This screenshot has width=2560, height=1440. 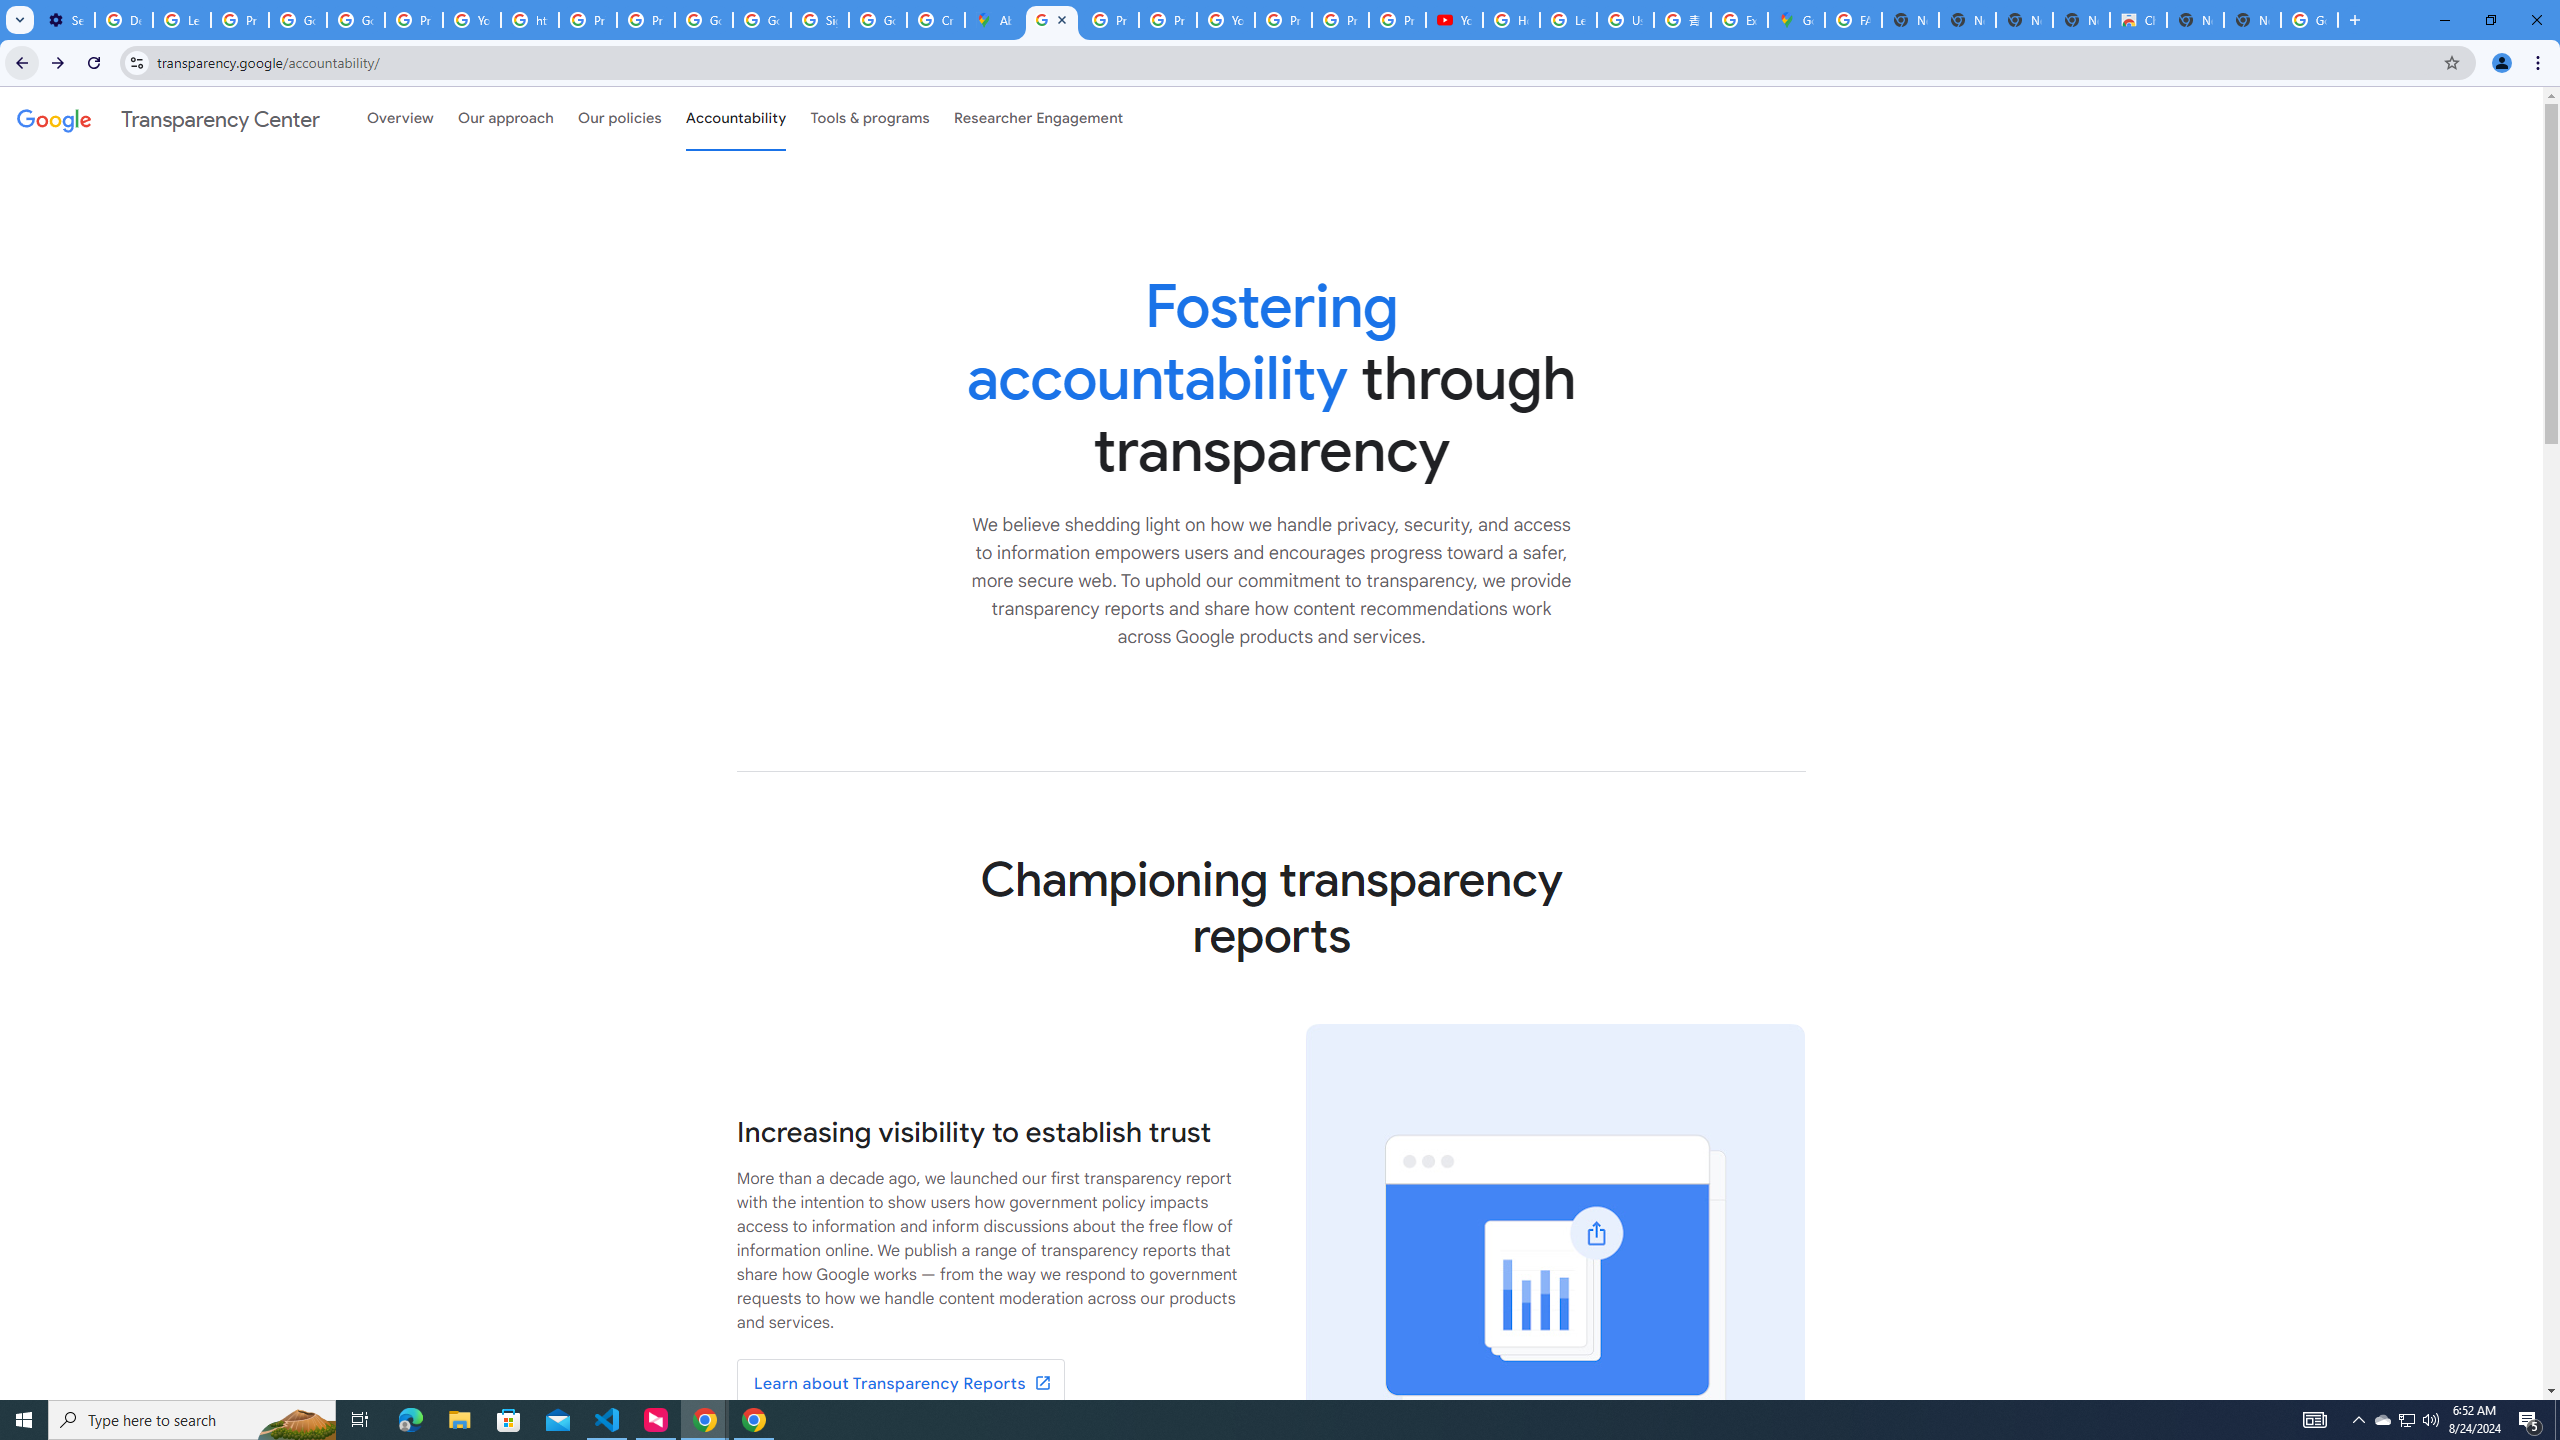 I want to click on 'Privacy Help Center - Policies Help', so click(x=1108, y=19).